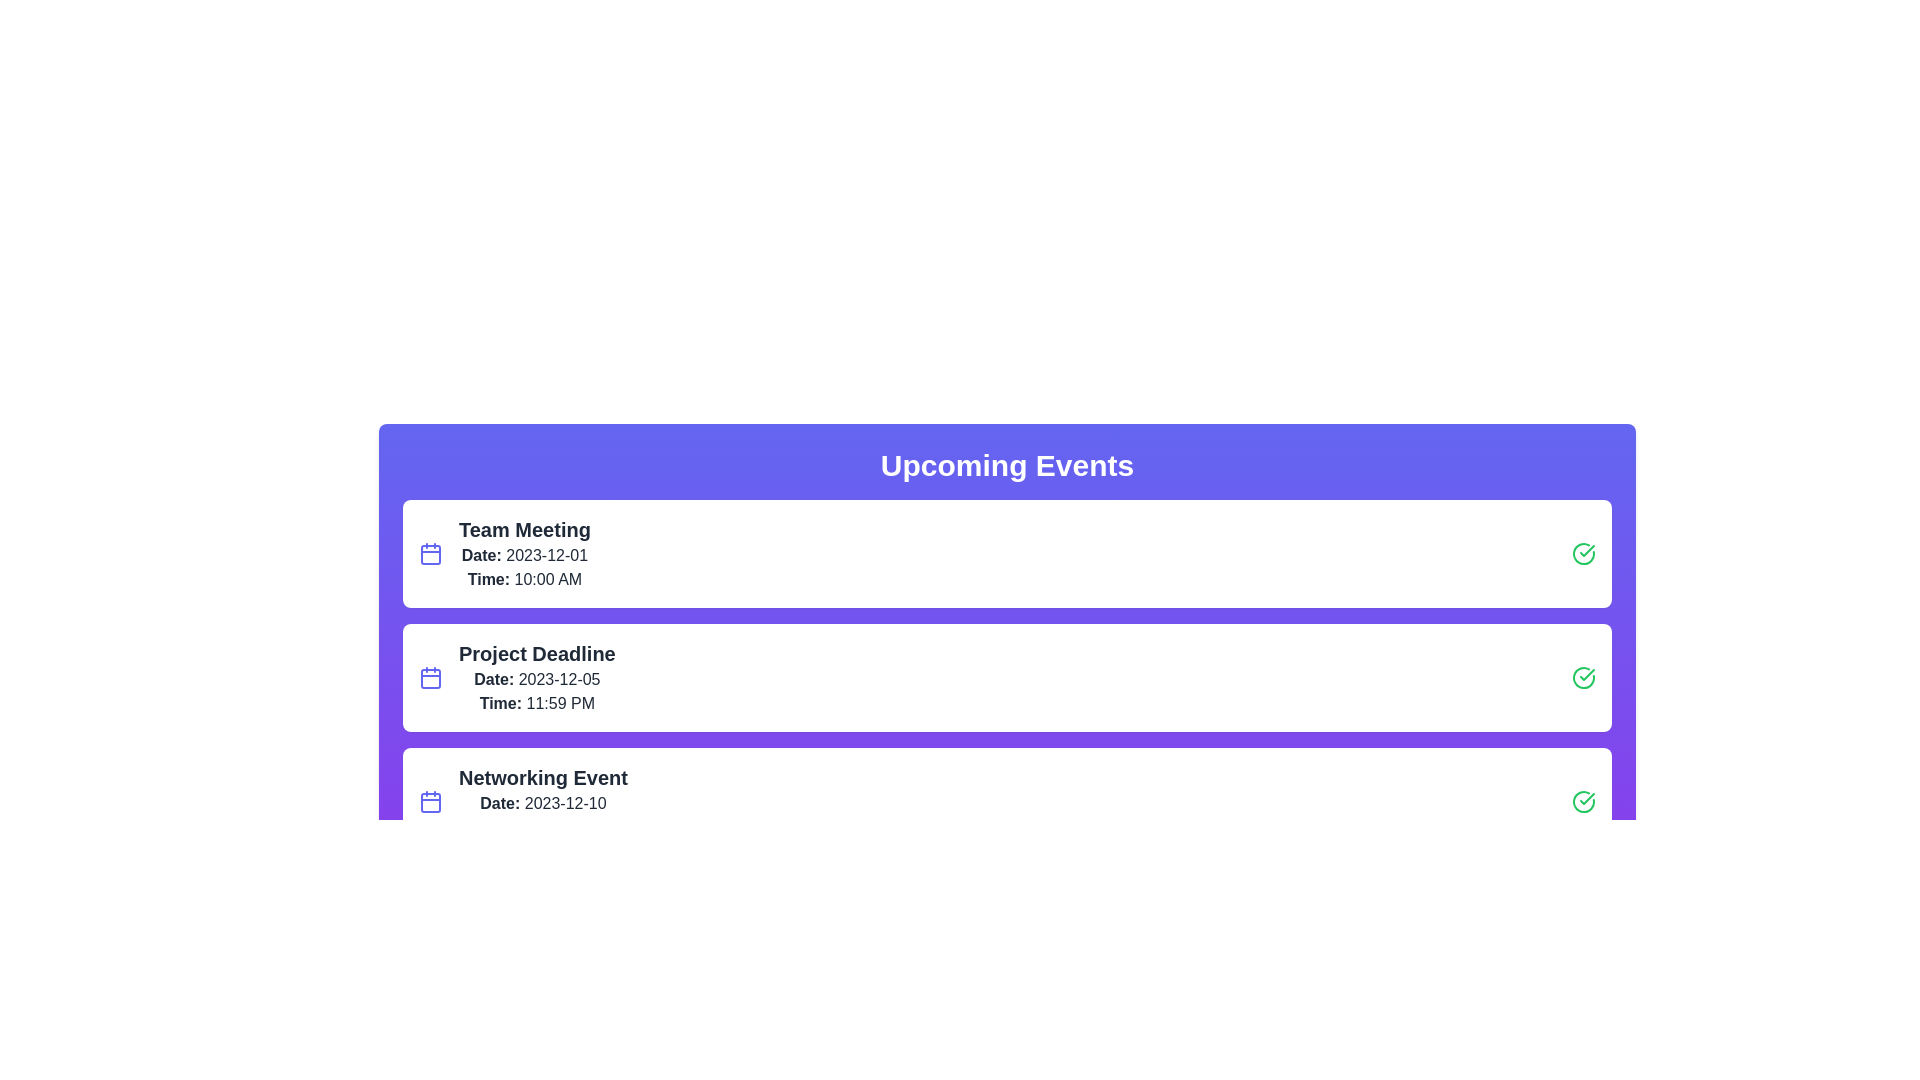 The width and height of the screenshot is (1920, 1080). What do you see at coordinates (543, 801) in the screenshot?
I see `the static text display that shows information about an upcoming event, specifically located below 'Team Meeting' and 'Project Deadline'` at bounding box center [543, 801].